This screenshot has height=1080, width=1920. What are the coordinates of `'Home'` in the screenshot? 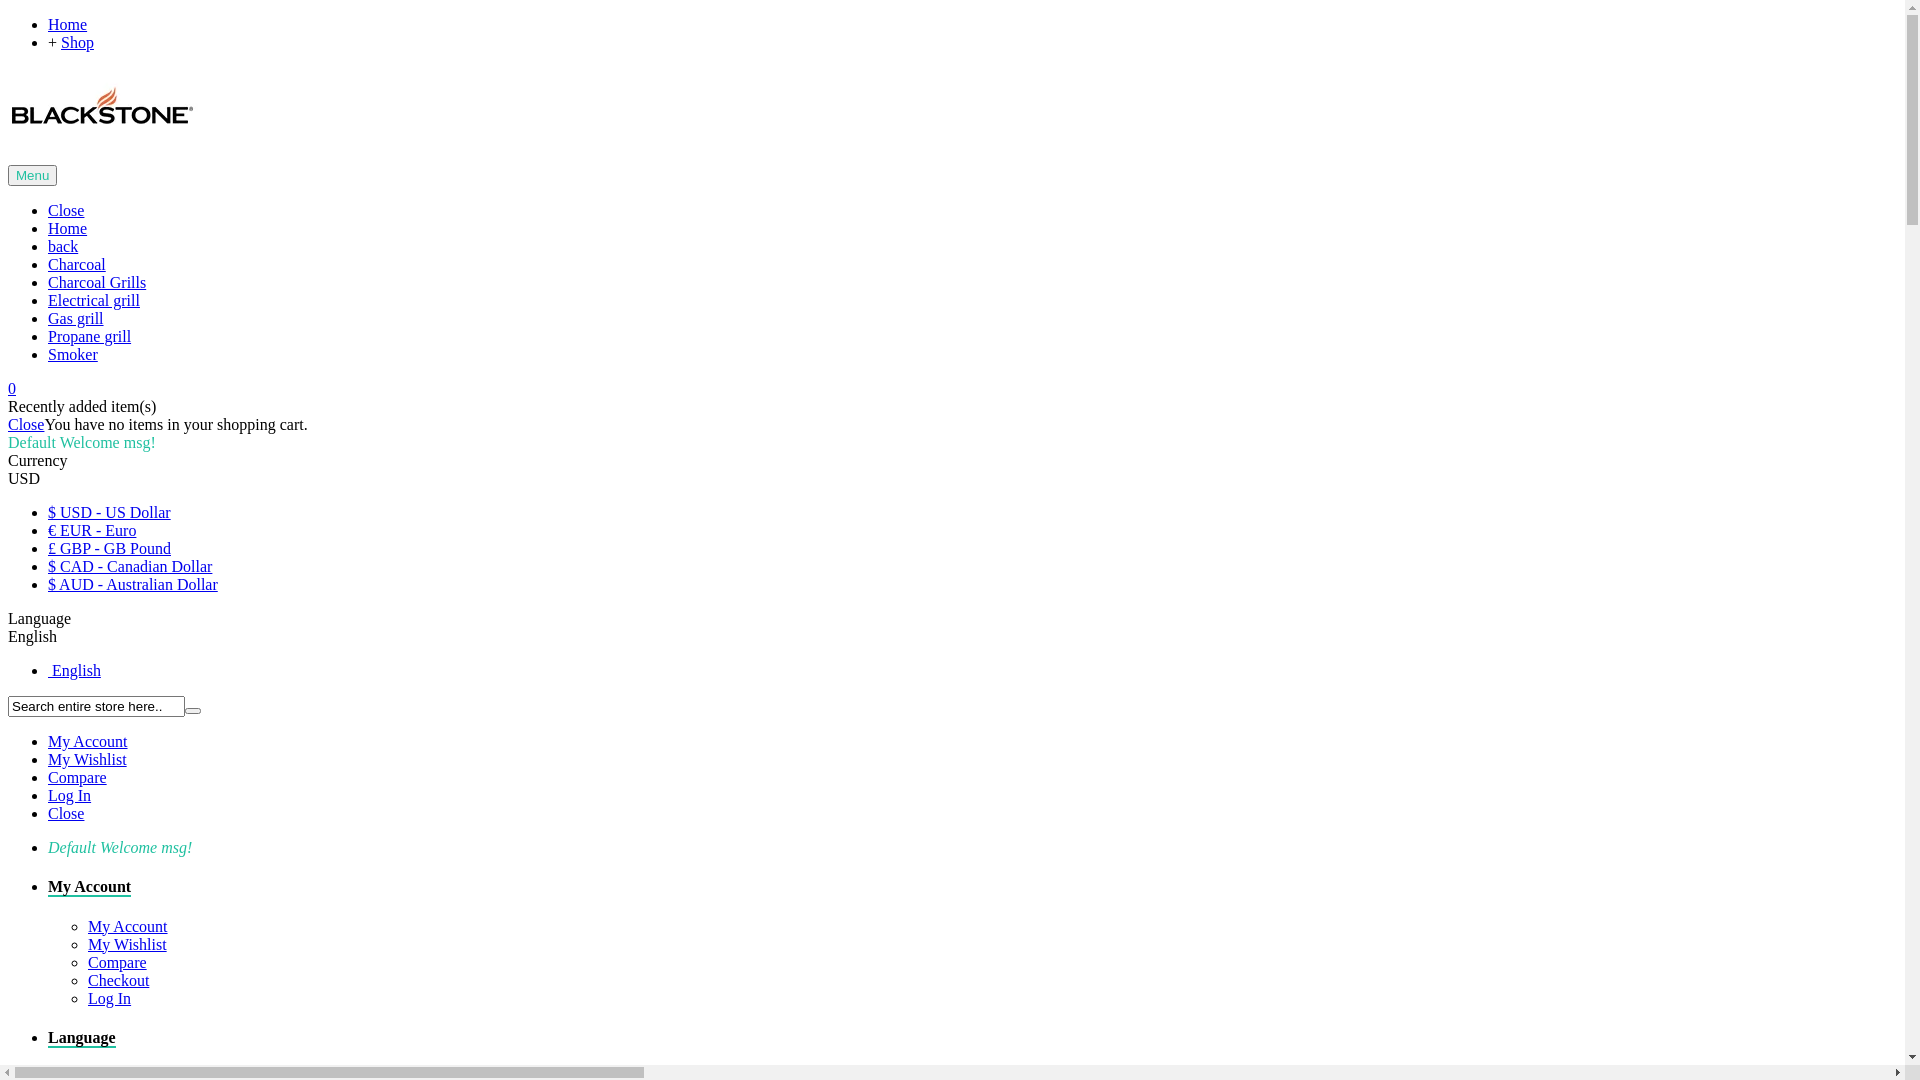 It's located at (67, 227).